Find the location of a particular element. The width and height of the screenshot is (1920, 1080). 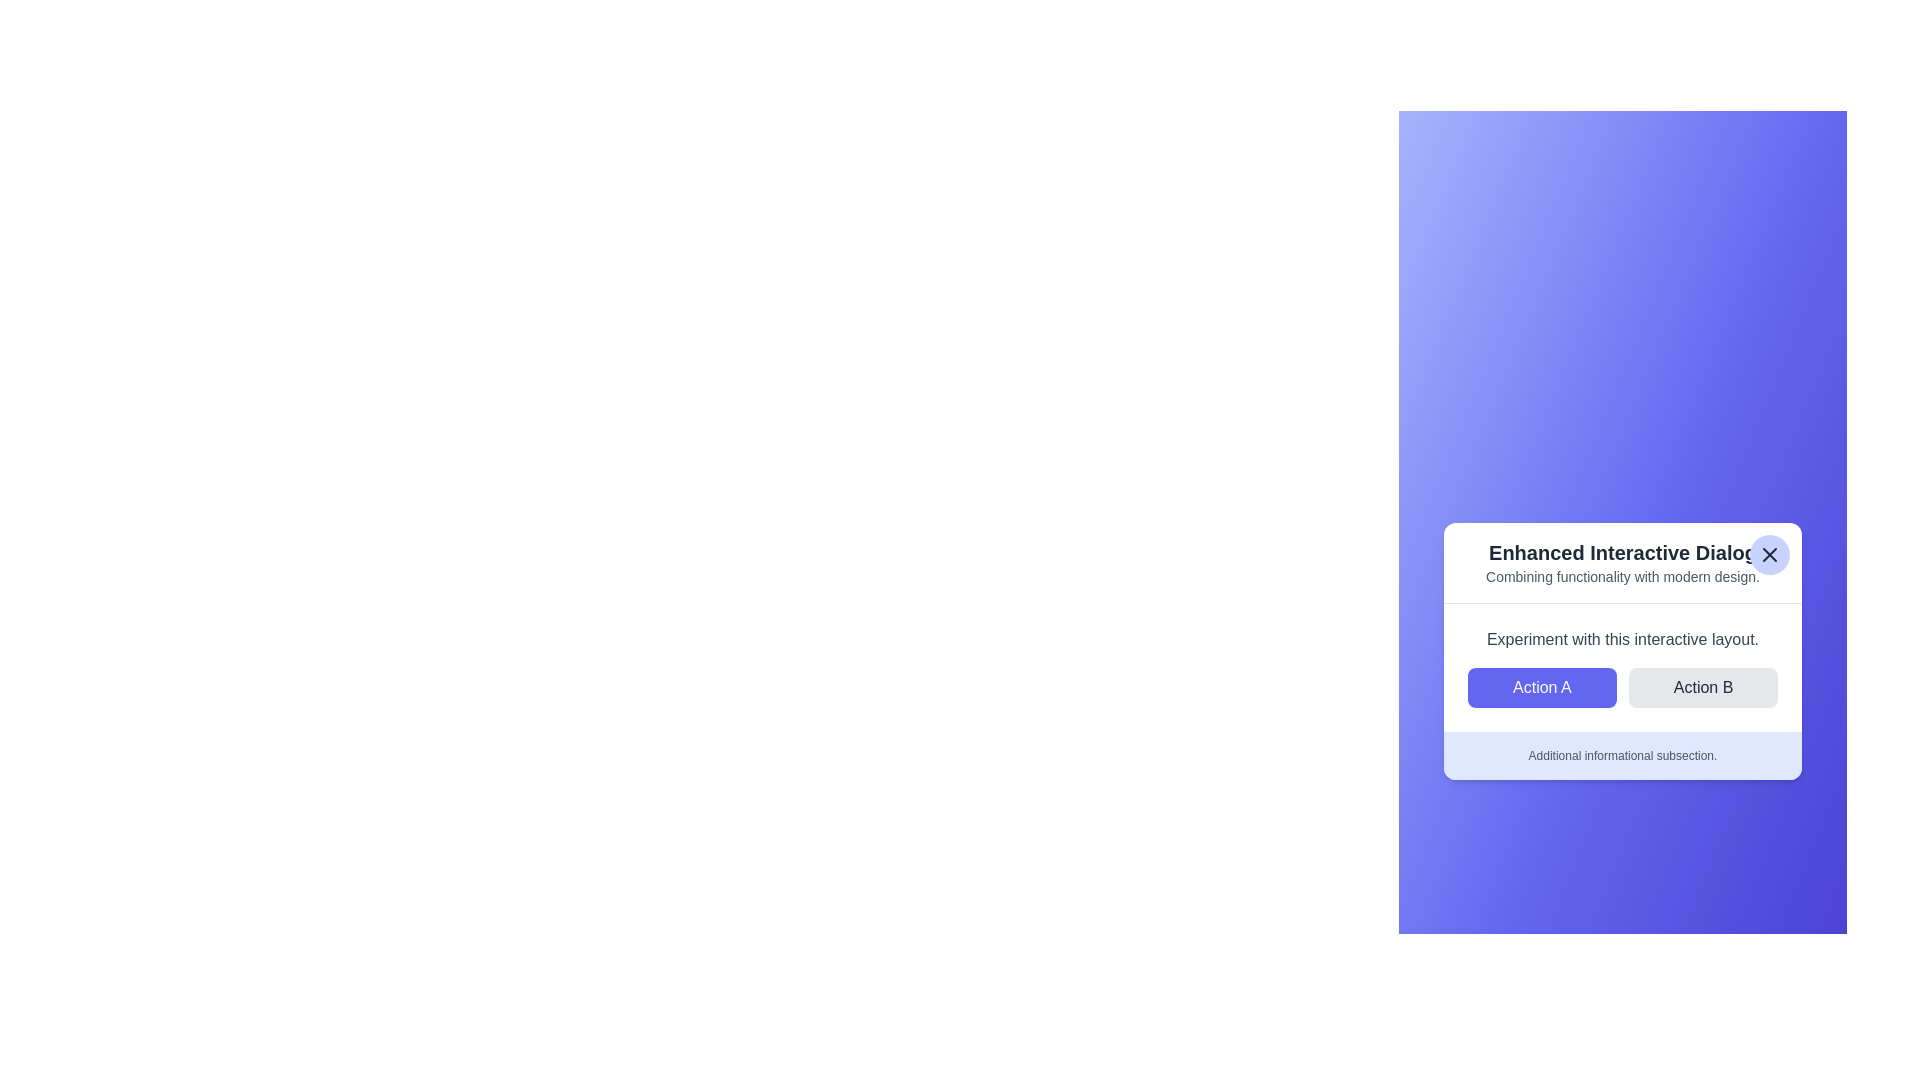

the buttons labeled 'Action A' and 'Action B' within the white dialog box titled 'Enhanced Interactive Dialog' is located at coordinates (1622, 667).